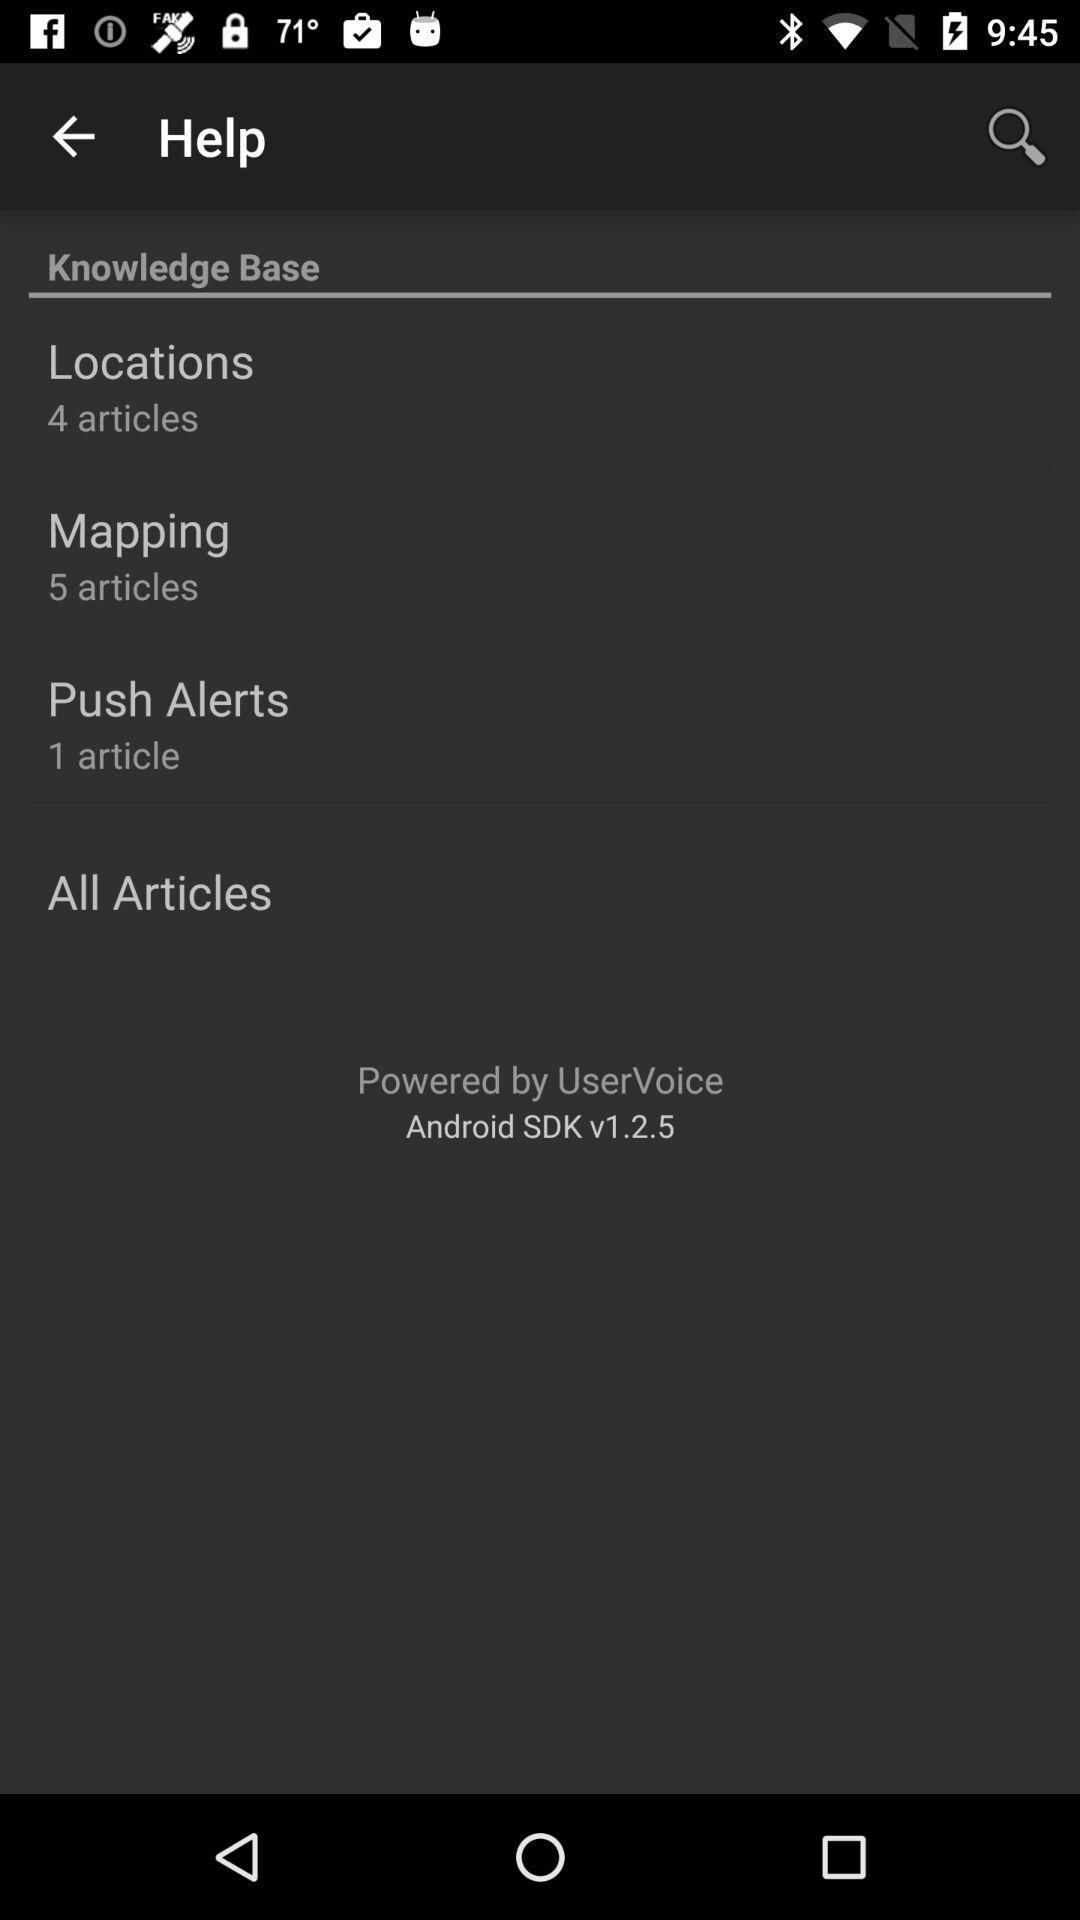 This screenshot has width=1080, height=1920. I want to click on 5 articles icon, so click(123, 584).